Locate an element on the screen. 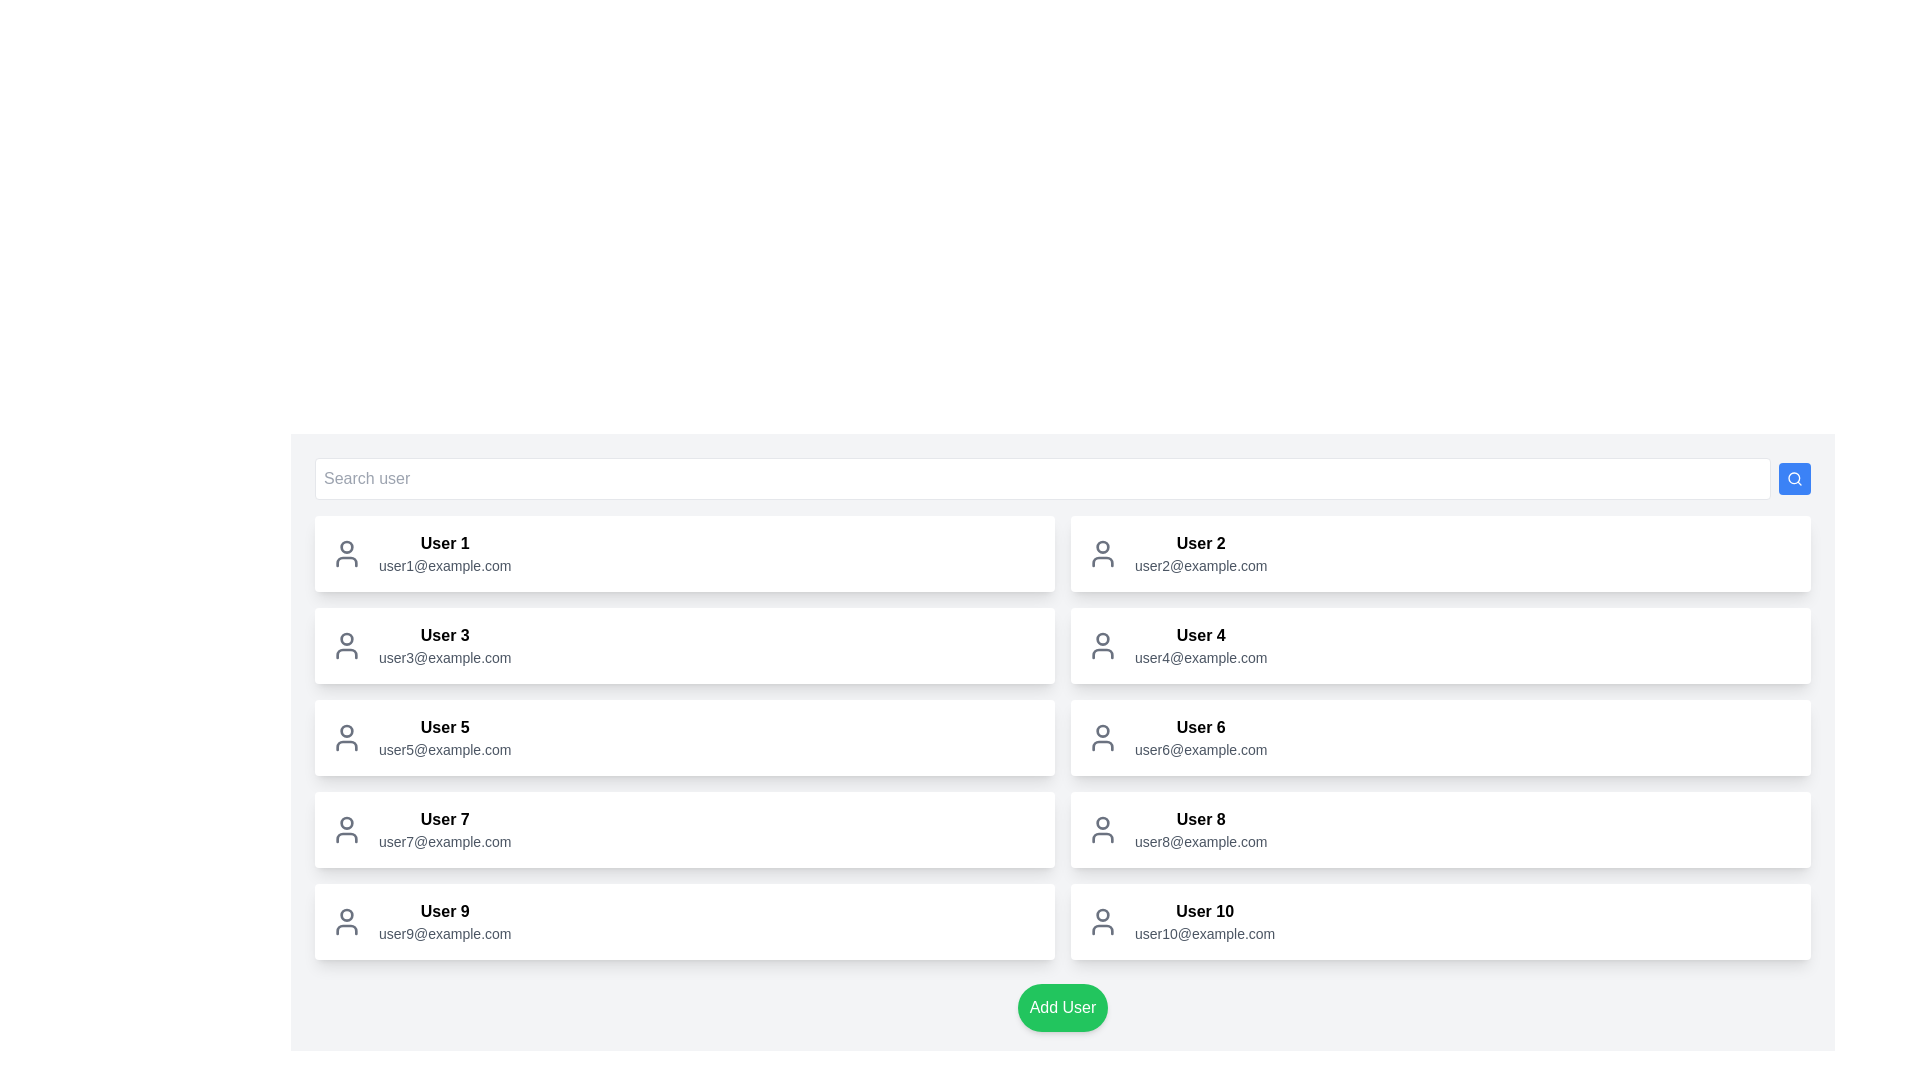 The image size is (1920, 1080). the 'User 5' text label, which is bold and part of the user entry list, located in the third position from the top is located at coordinates (444, 728).